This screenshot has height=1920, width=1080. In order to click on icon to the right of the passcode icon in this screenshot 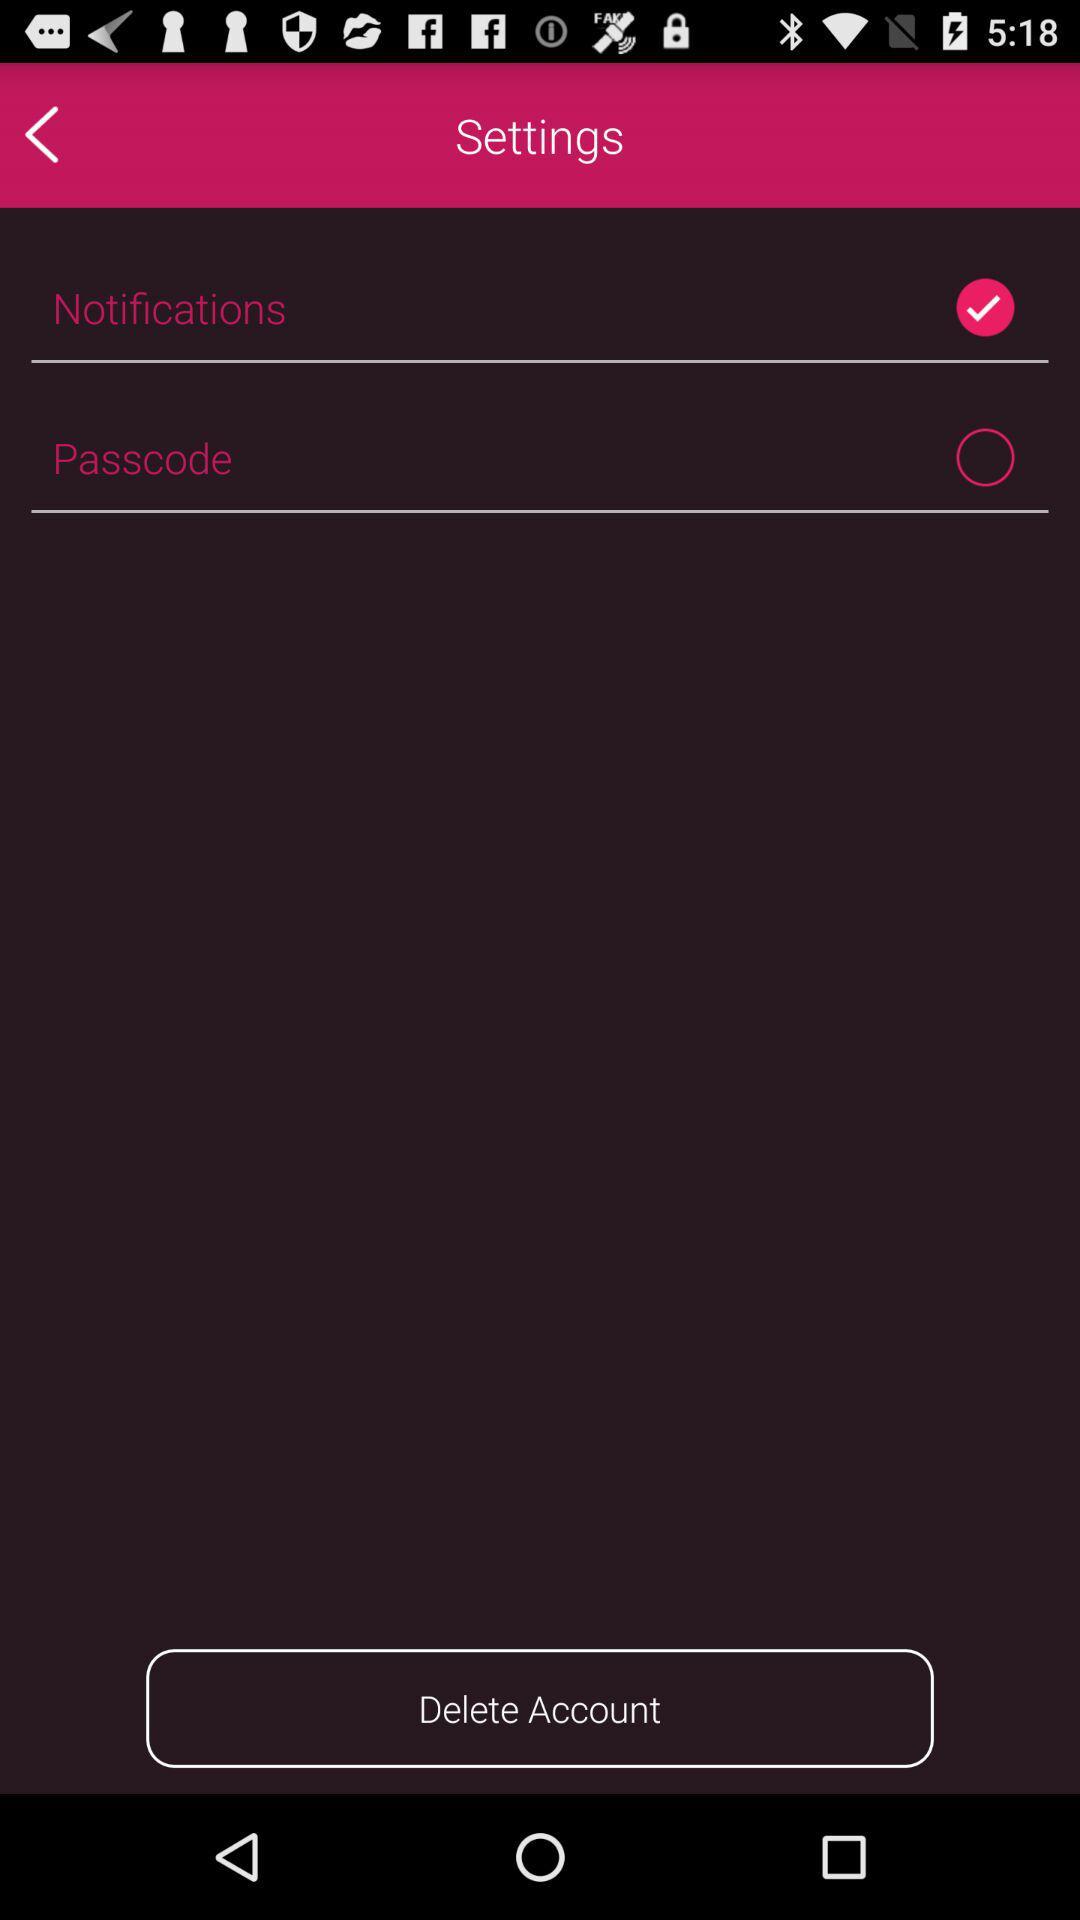, I will do `click(984, 456)`.